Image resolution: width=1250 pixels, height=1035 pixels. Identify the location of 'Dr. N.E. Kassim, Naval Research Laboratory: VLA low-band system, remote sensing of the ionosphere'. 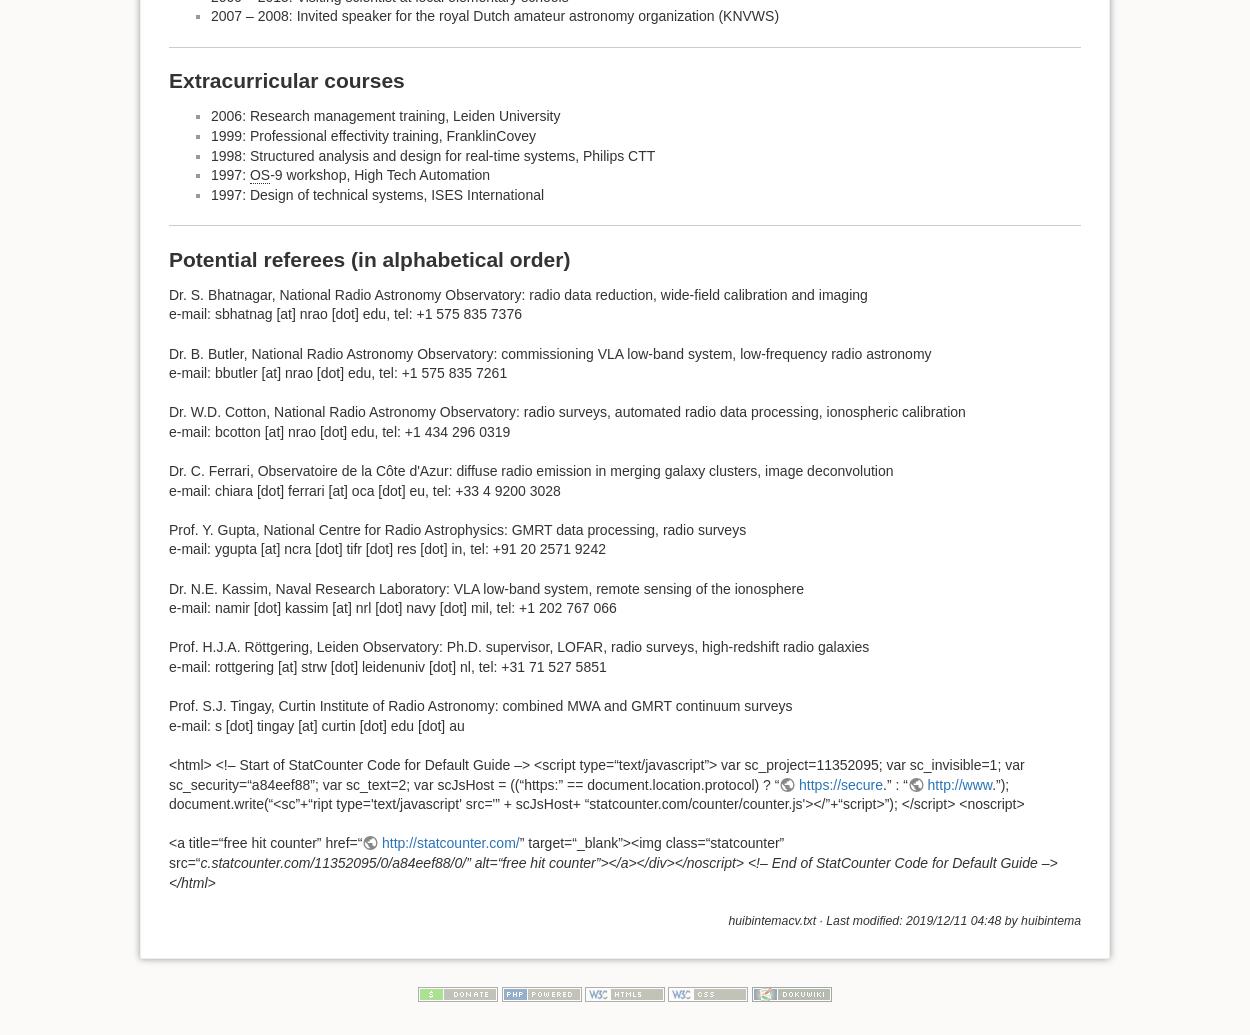
(485, 586).